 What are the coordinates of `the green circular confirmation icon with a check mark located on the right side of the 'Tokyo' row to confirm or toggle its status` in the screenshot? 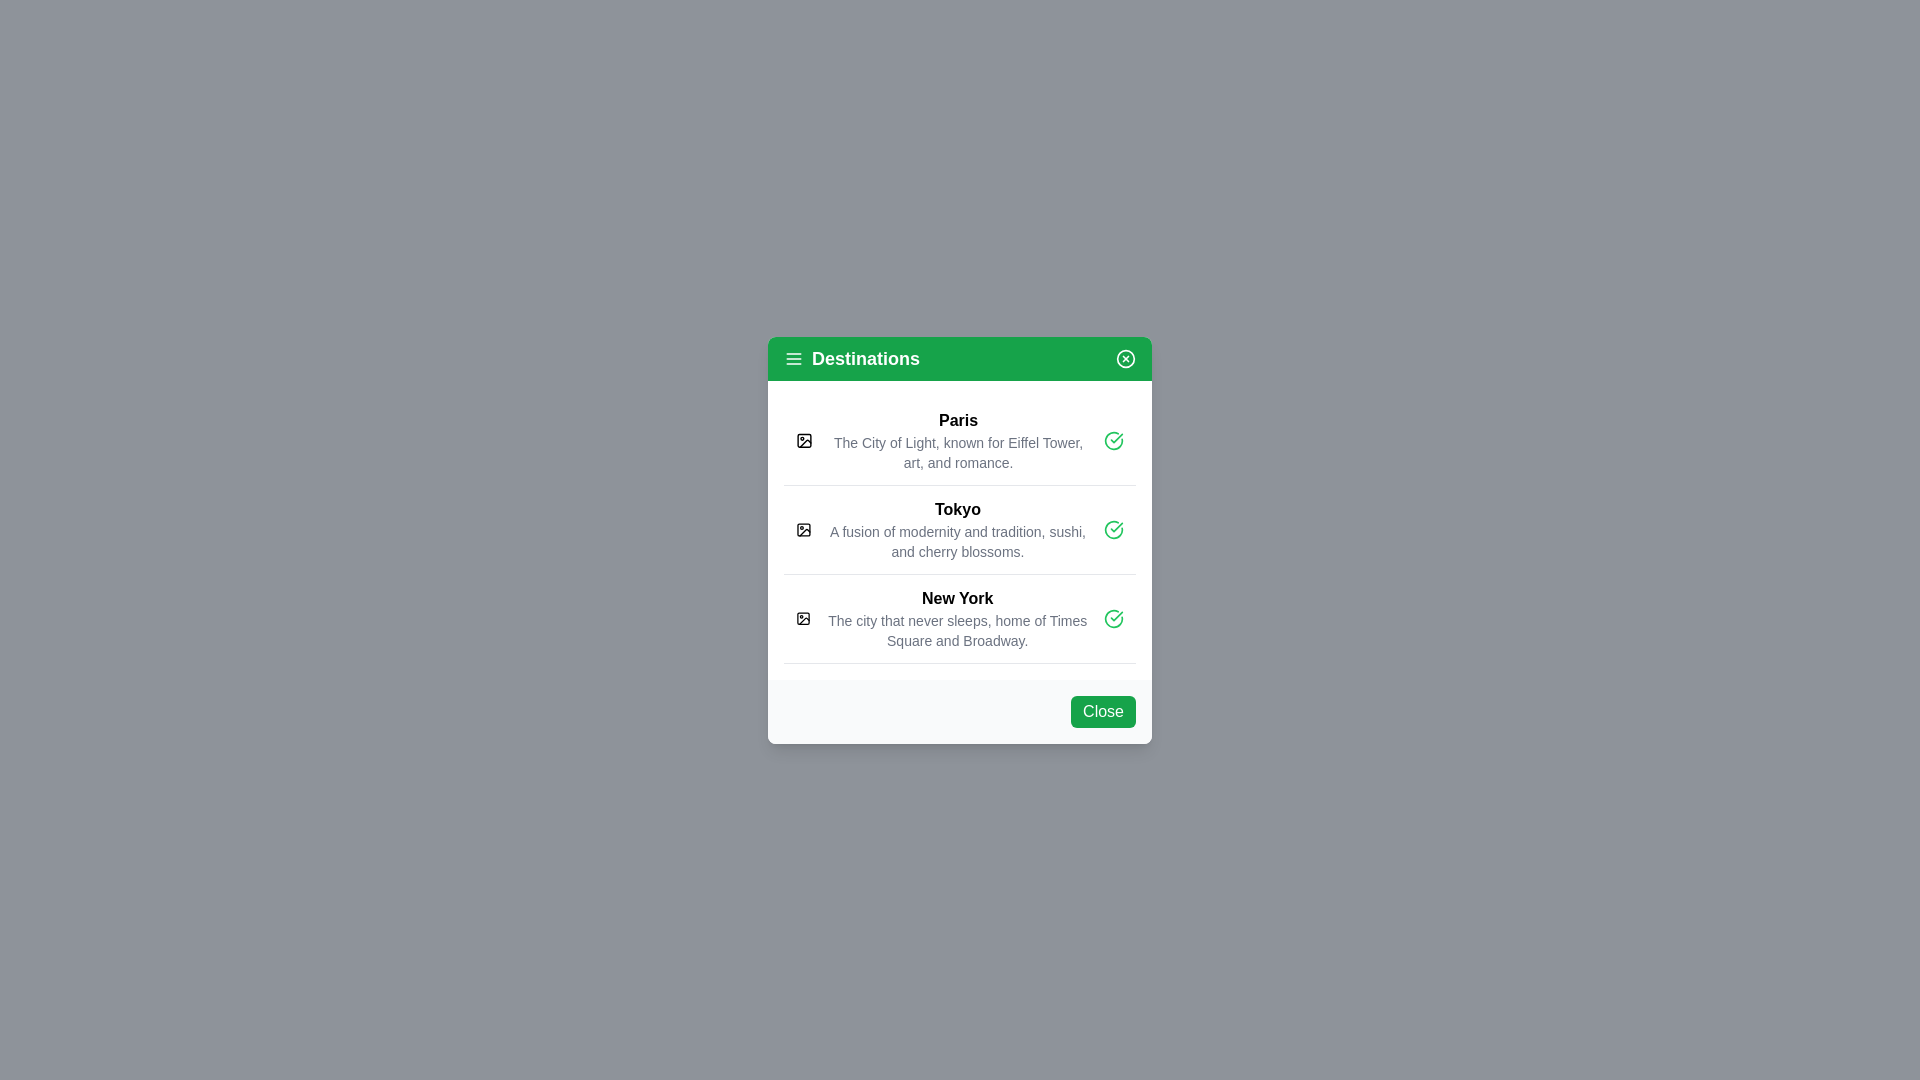 It's located at (1112, 528).